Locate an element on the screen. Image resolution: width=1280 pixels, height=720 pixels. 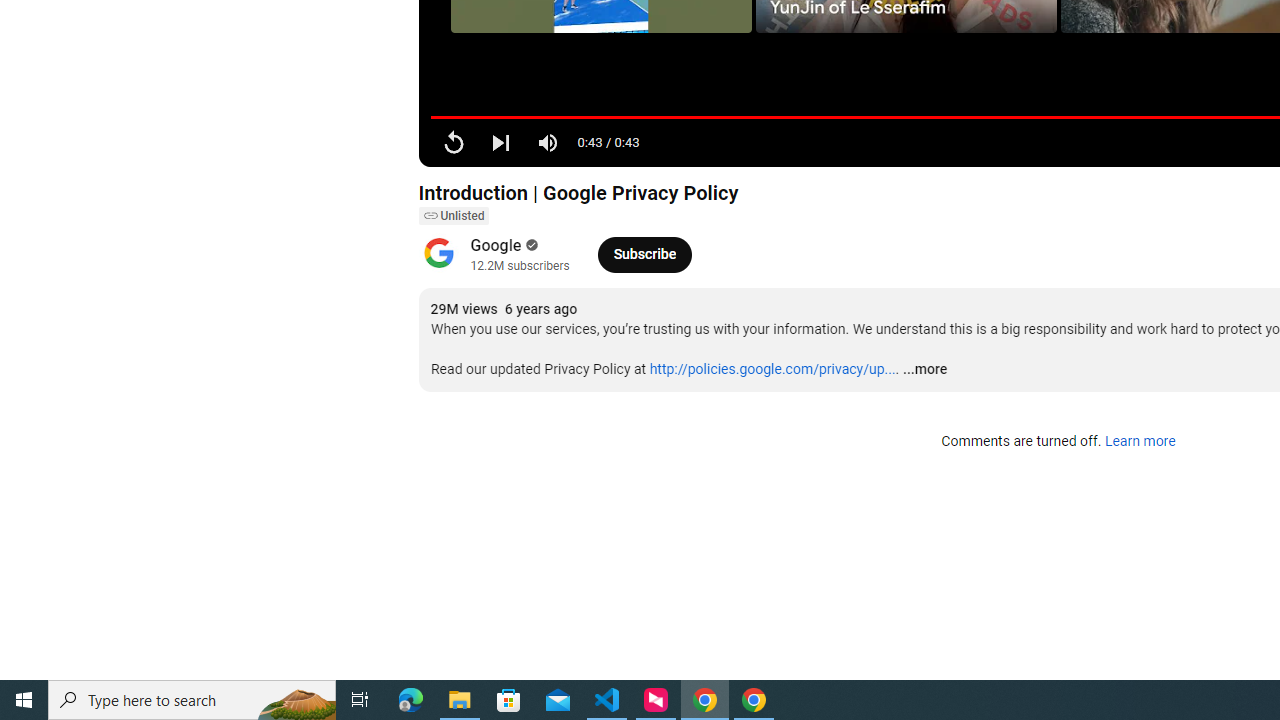
'Next (SHIFT+n)' is located at coordinates (500, 141).